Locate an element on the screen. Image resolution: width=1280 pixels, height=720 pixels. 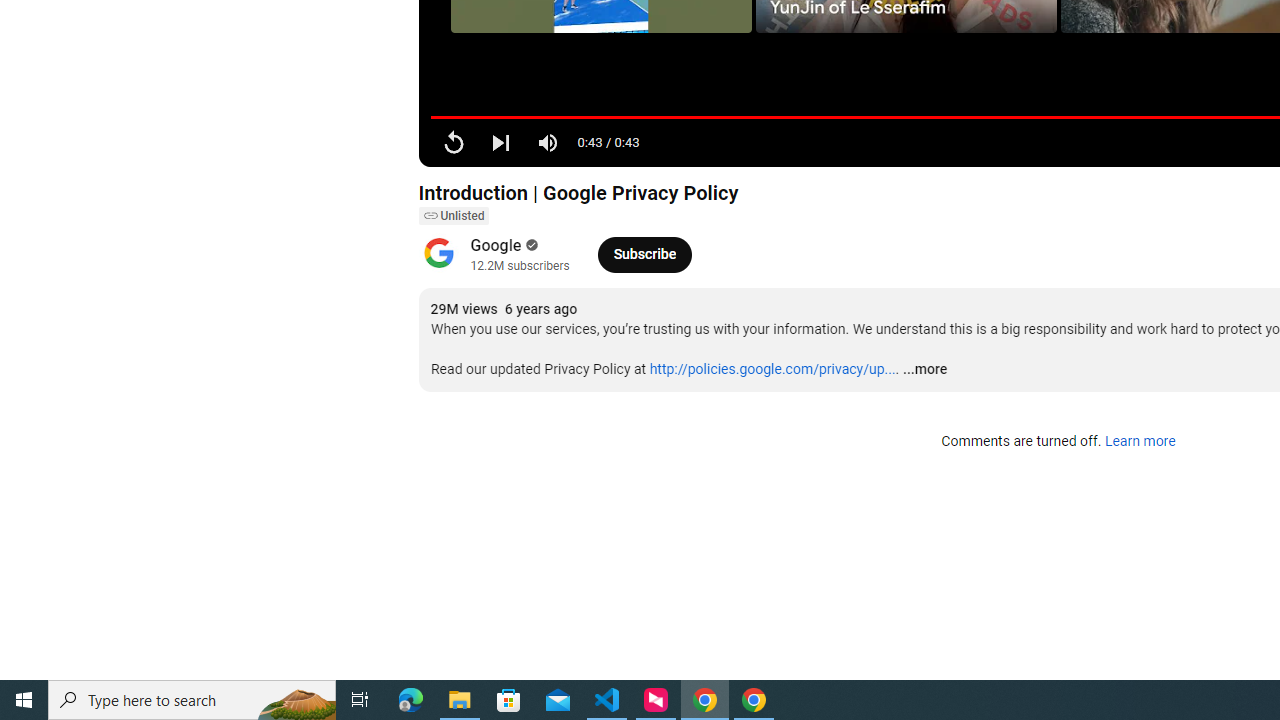
'Next (SHIFT+n)' is located at coordinates (500, 141).